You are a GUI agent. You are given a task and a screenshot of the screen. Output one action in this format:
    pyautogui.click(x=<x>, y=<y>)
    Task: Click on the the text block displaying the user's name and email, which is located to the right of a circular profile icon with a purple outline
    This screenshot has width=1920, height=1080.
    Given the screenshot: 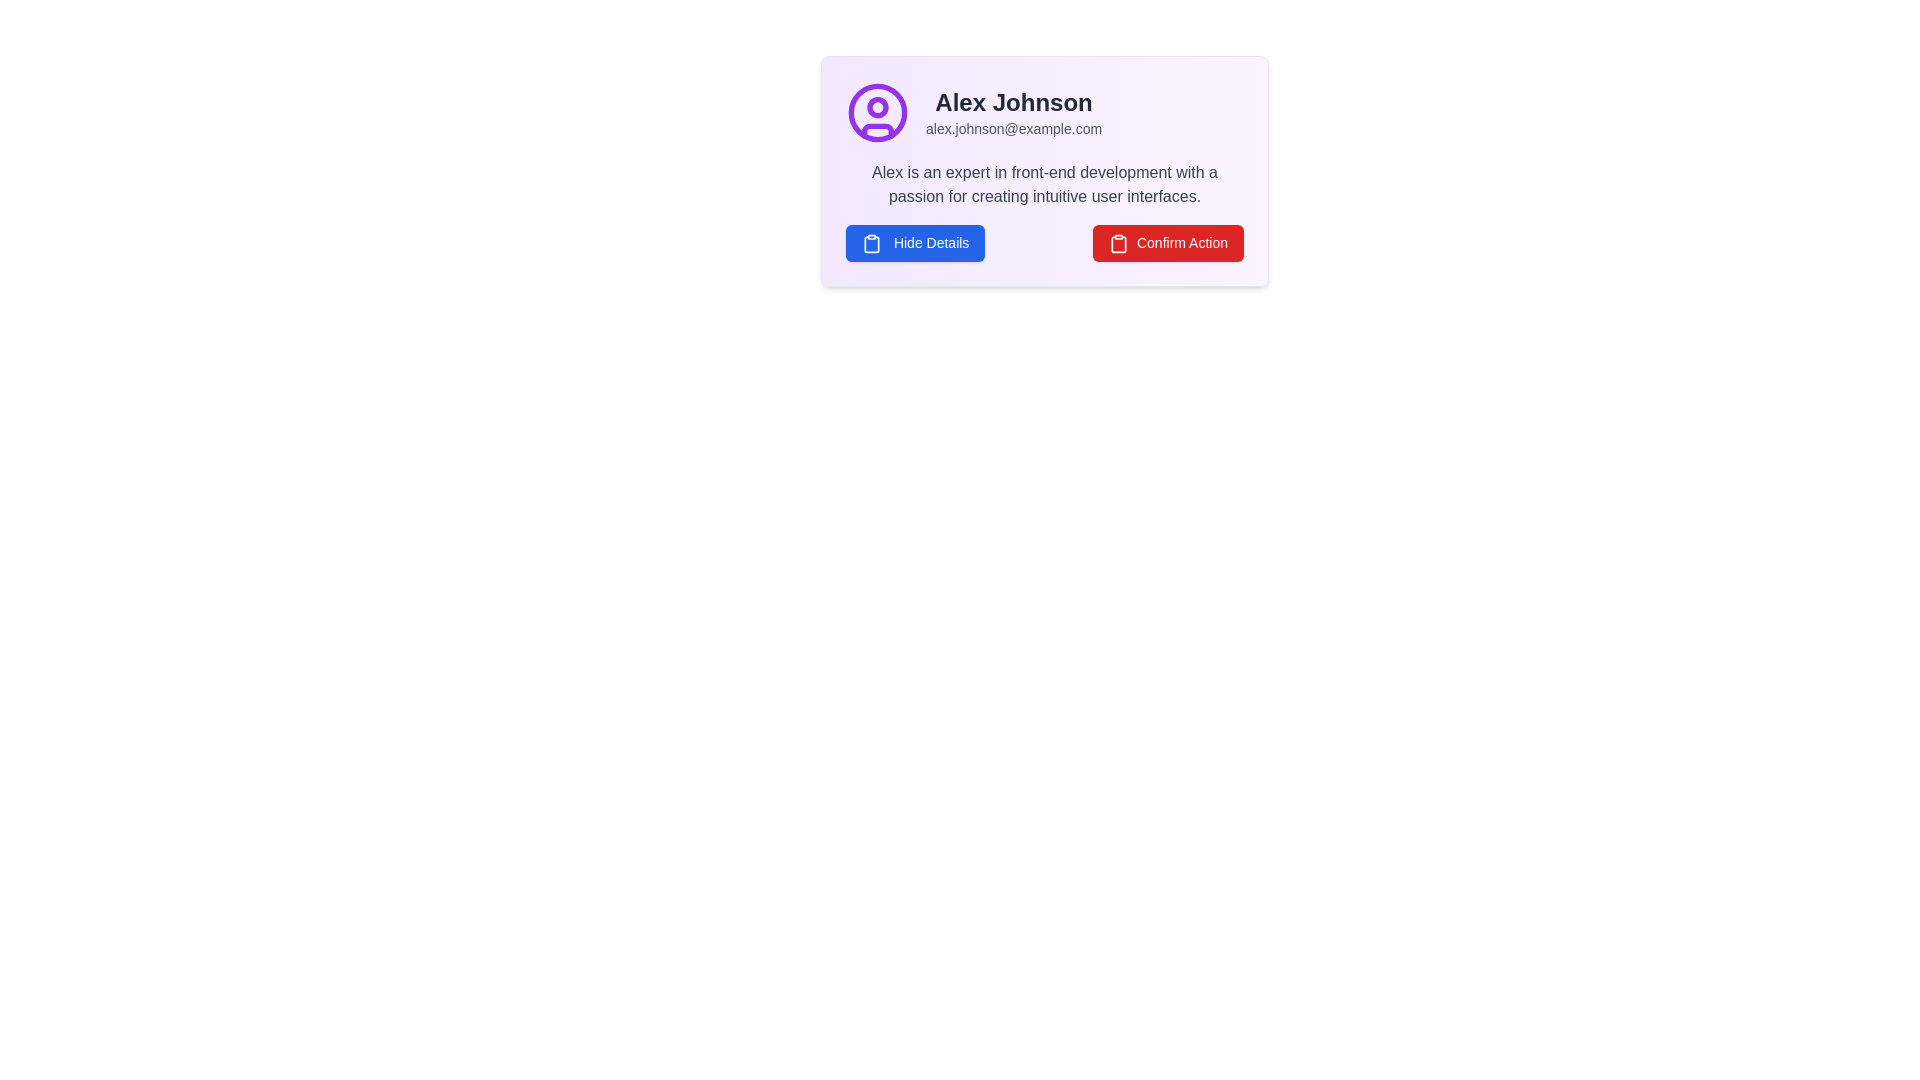 What is the action you would take?
    pyautogui.click(x=1014, y=112)
    